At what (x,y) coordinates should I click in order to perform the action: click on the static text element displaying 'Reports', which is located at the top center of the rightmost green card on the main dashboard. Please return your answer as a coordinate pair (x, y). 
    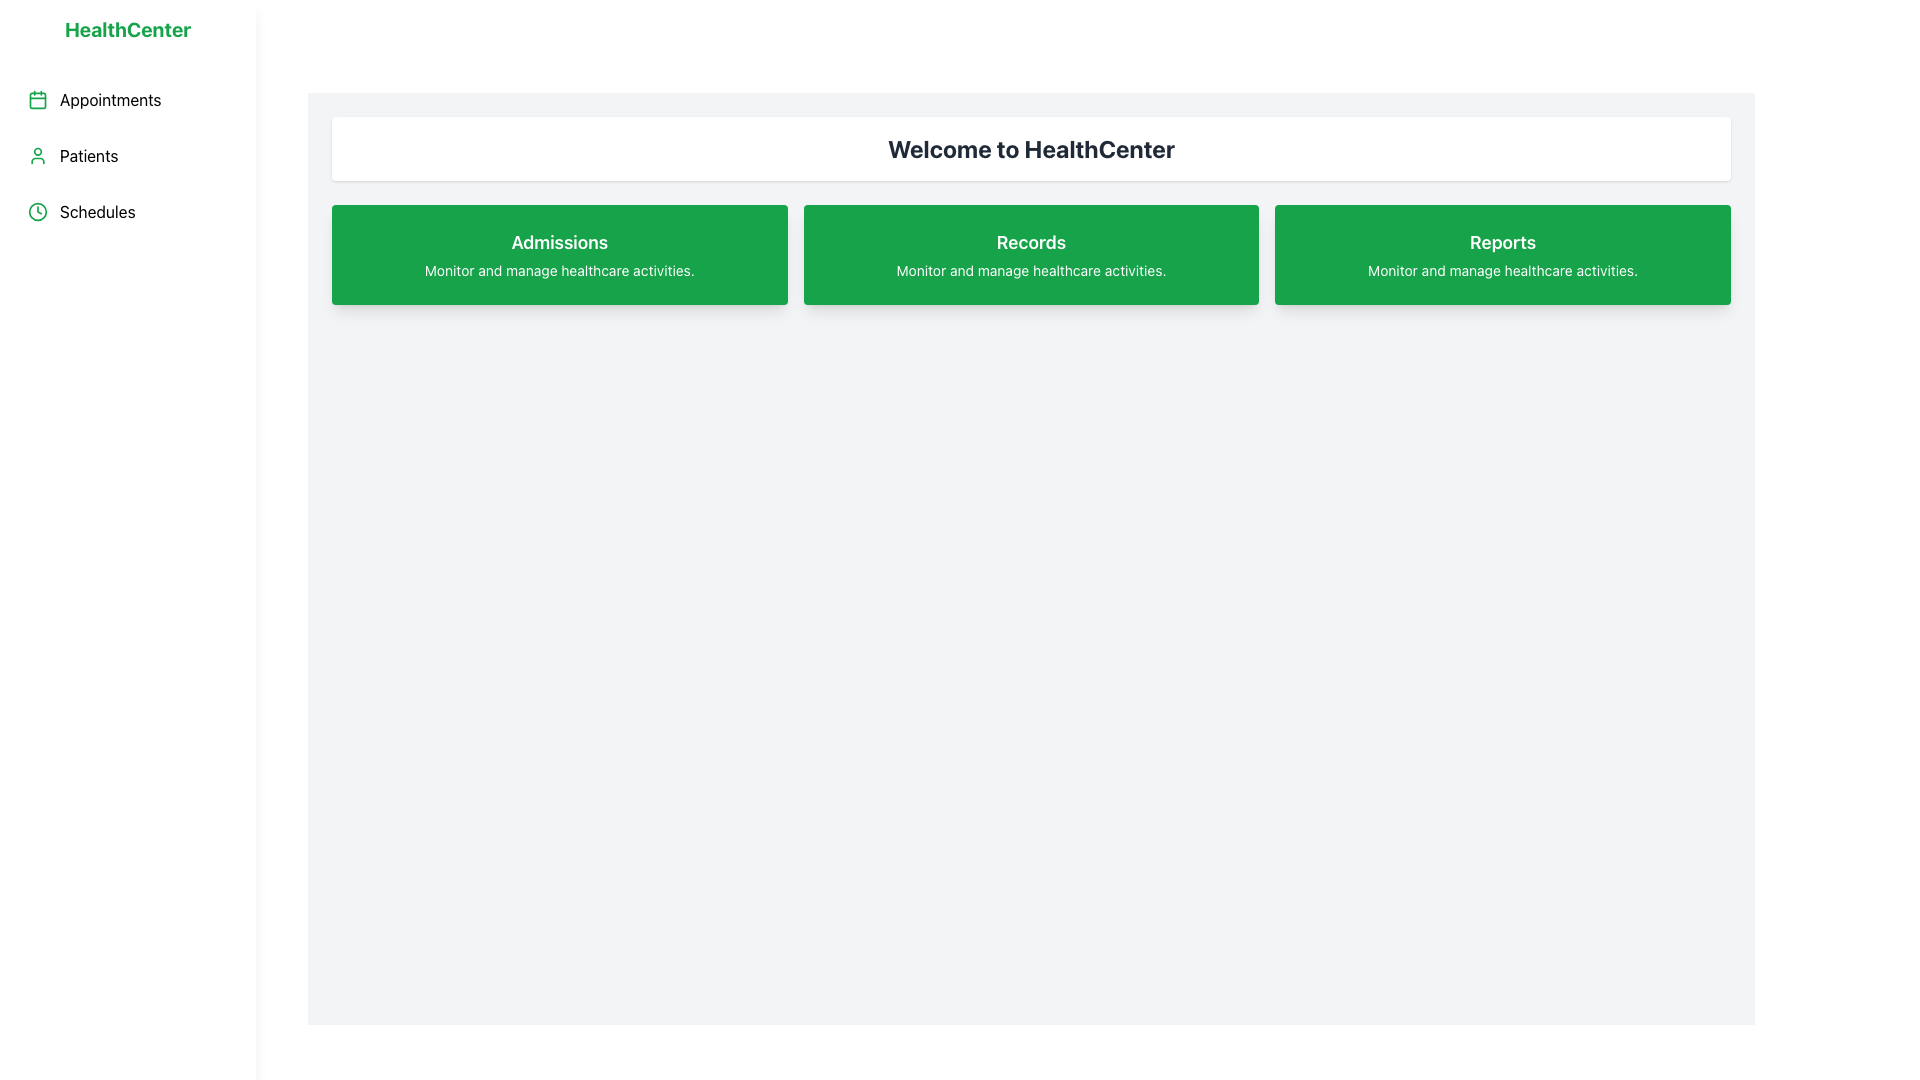
    Looking at the image, I should click on (1503, 242).